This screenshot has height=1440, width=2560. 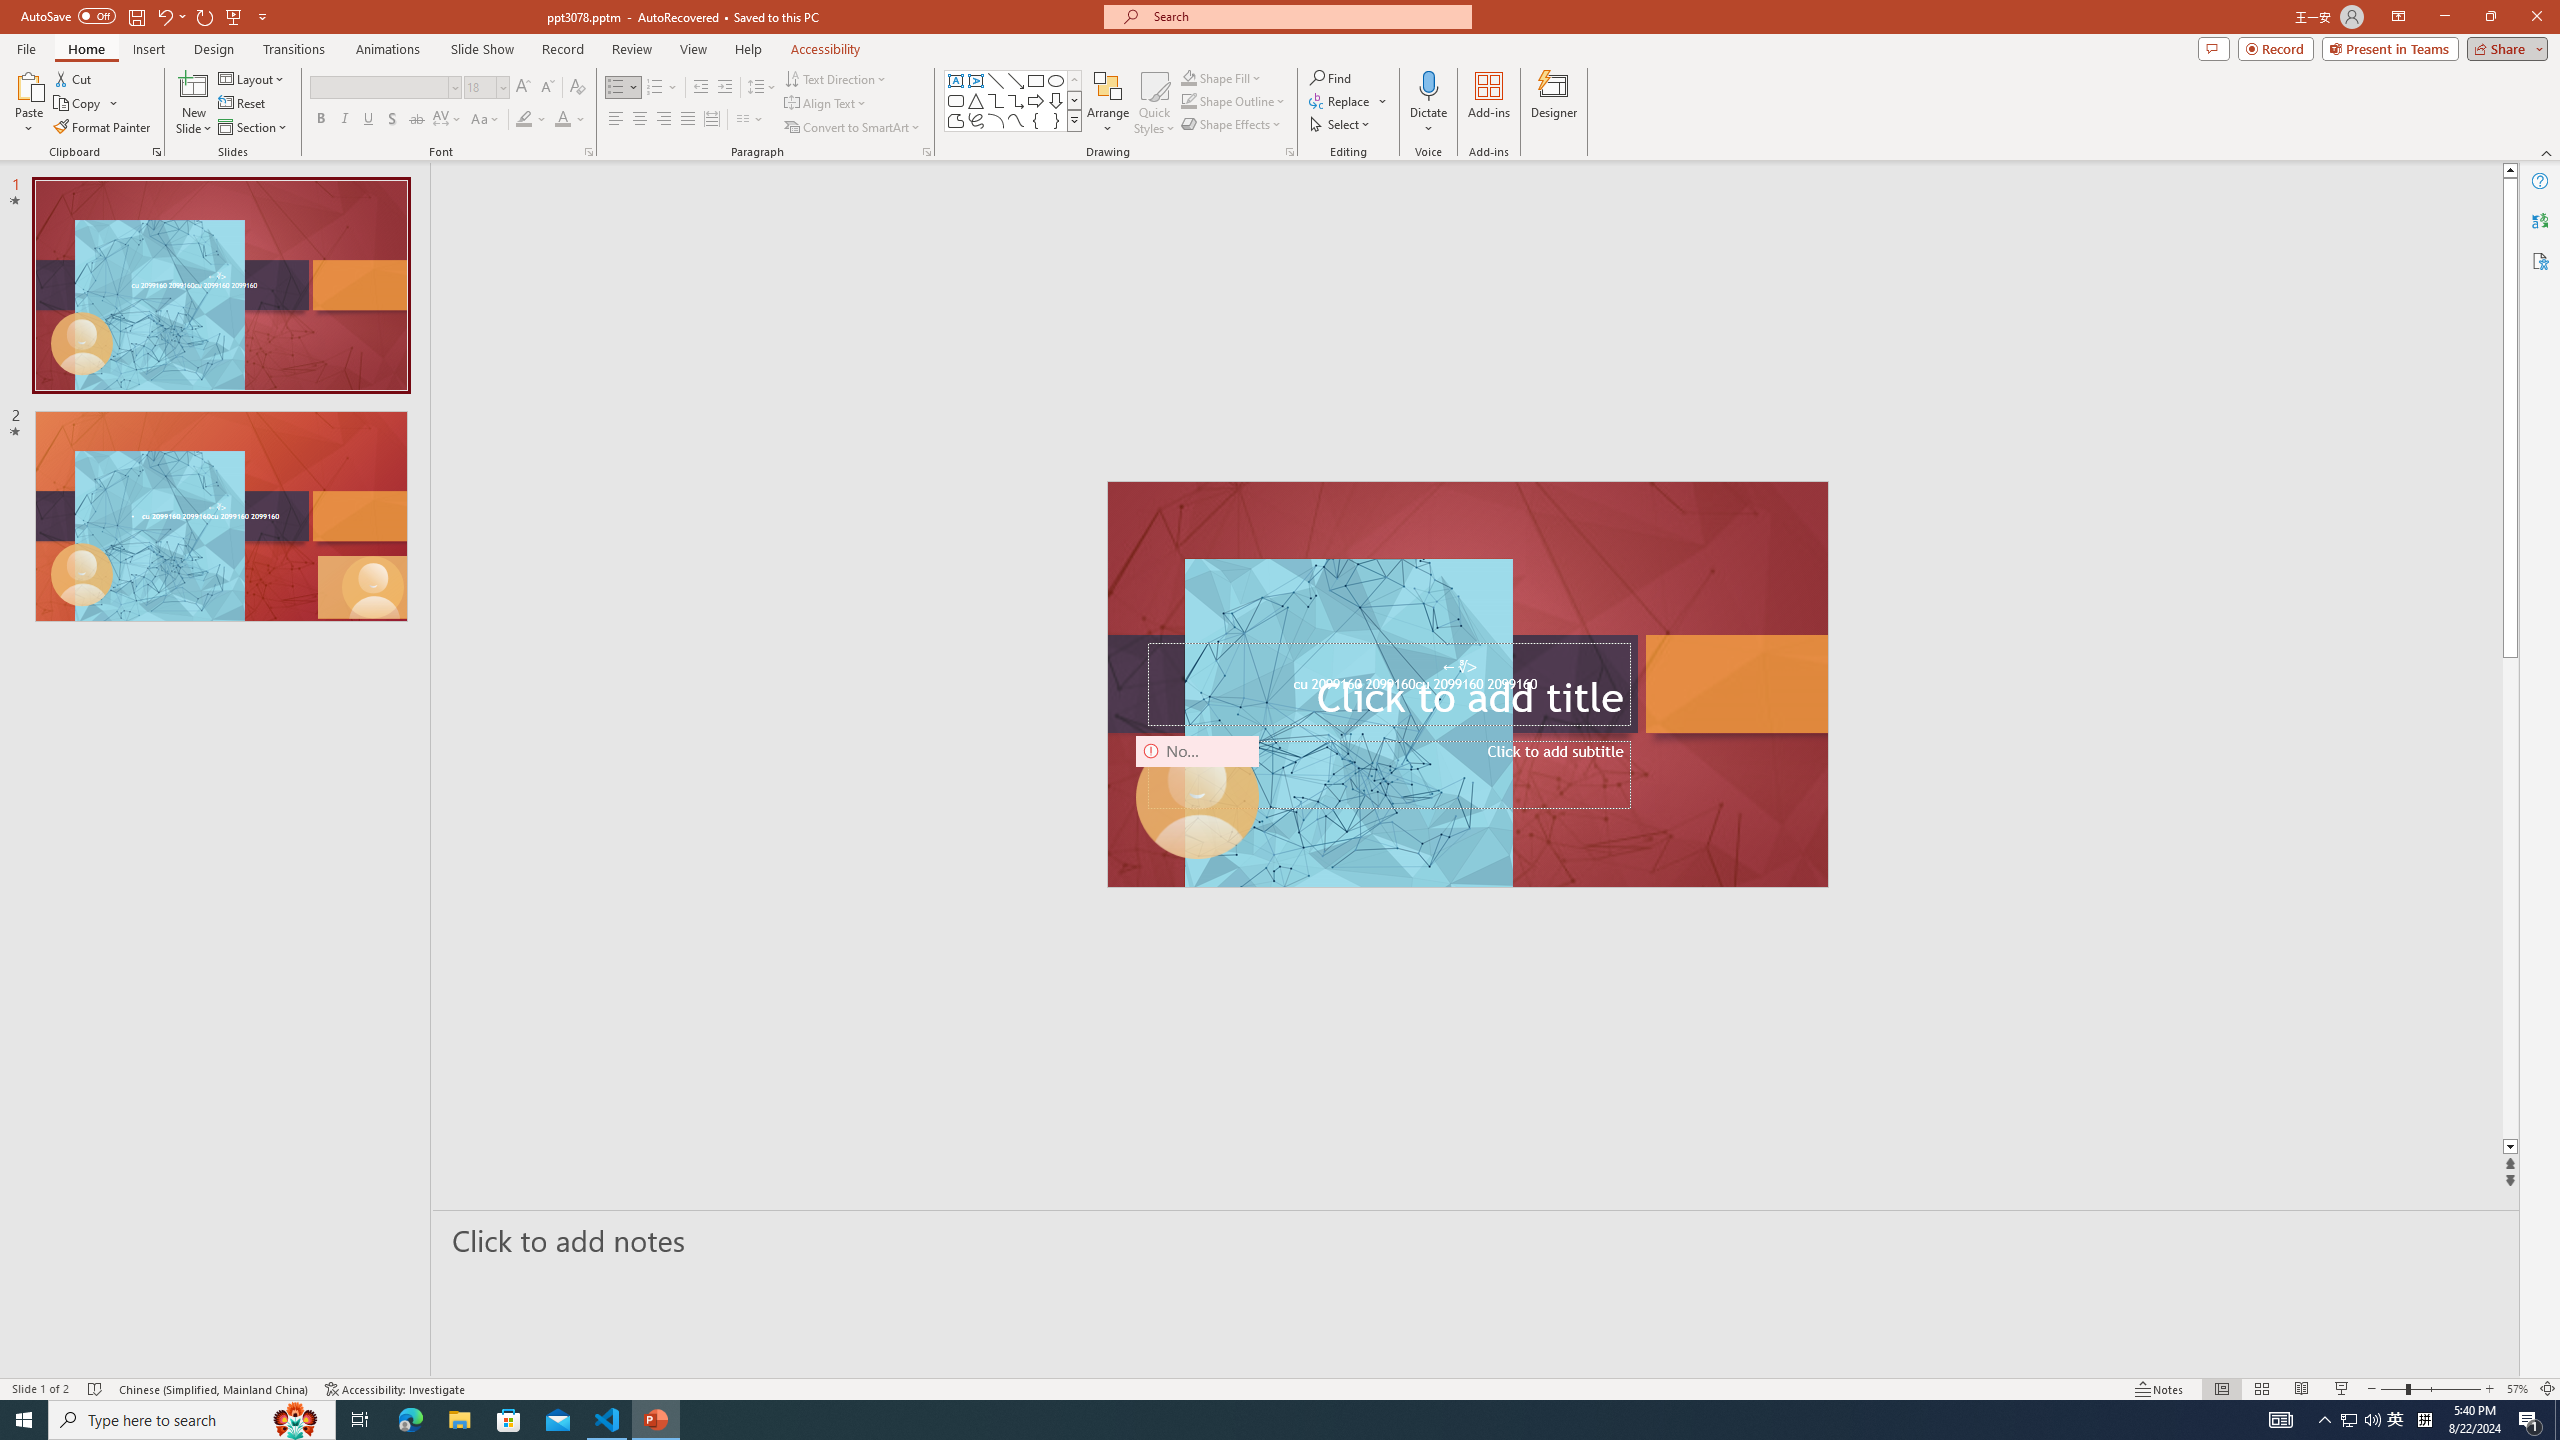 What do you see at coordinates (640, 118) in the screenshot?
I see `'Center'` at bounding box center [640, 118].